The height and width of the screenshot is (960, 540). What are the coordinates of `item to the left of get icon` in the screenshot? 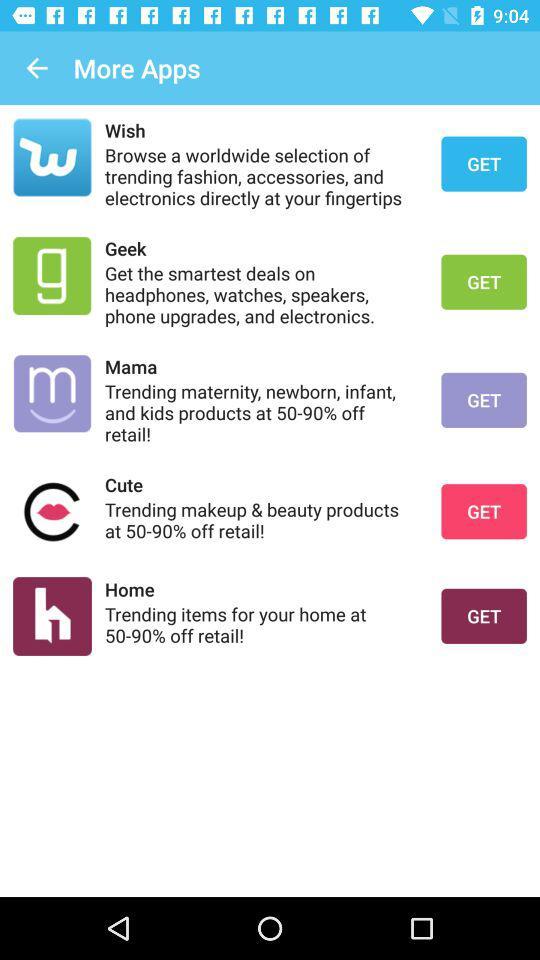 It's located at (260, 519).